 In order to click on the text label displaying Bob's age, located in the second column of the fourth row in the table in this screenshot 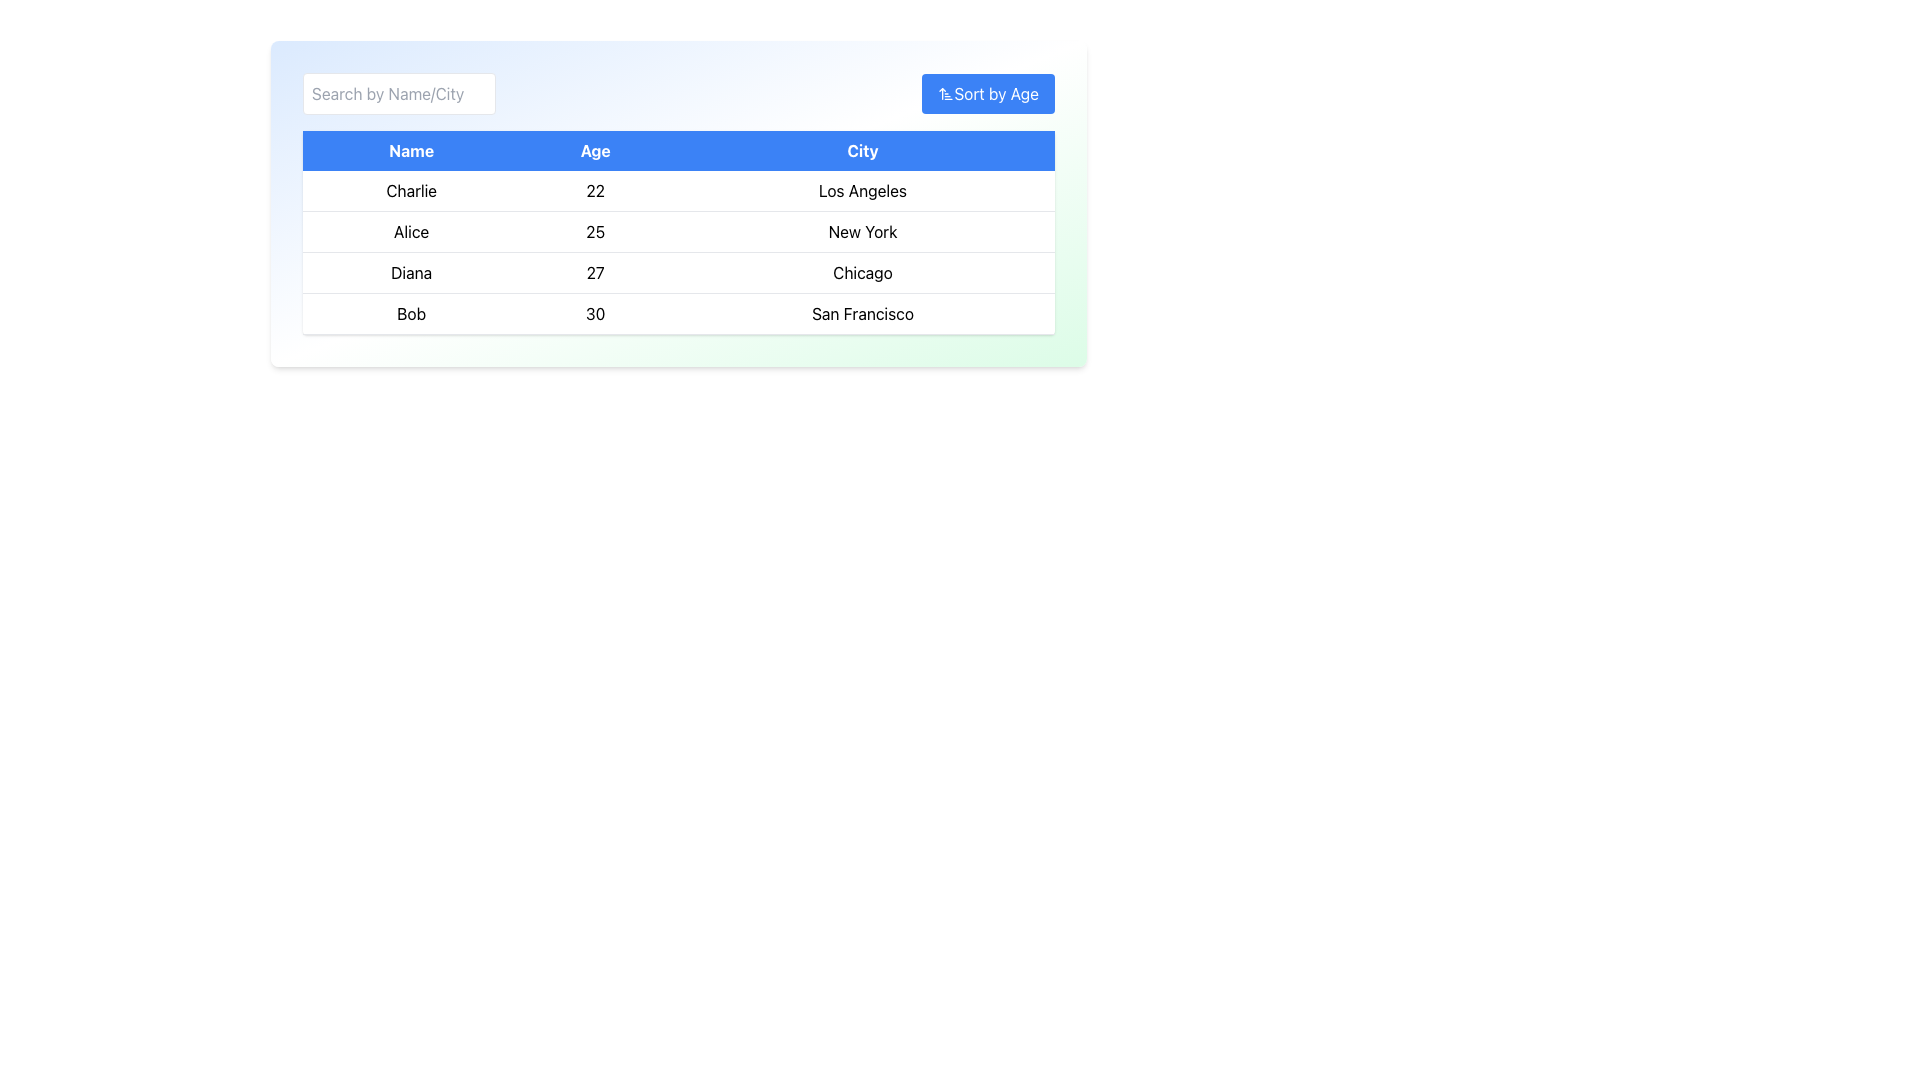, I will do `click(594, 313)`.